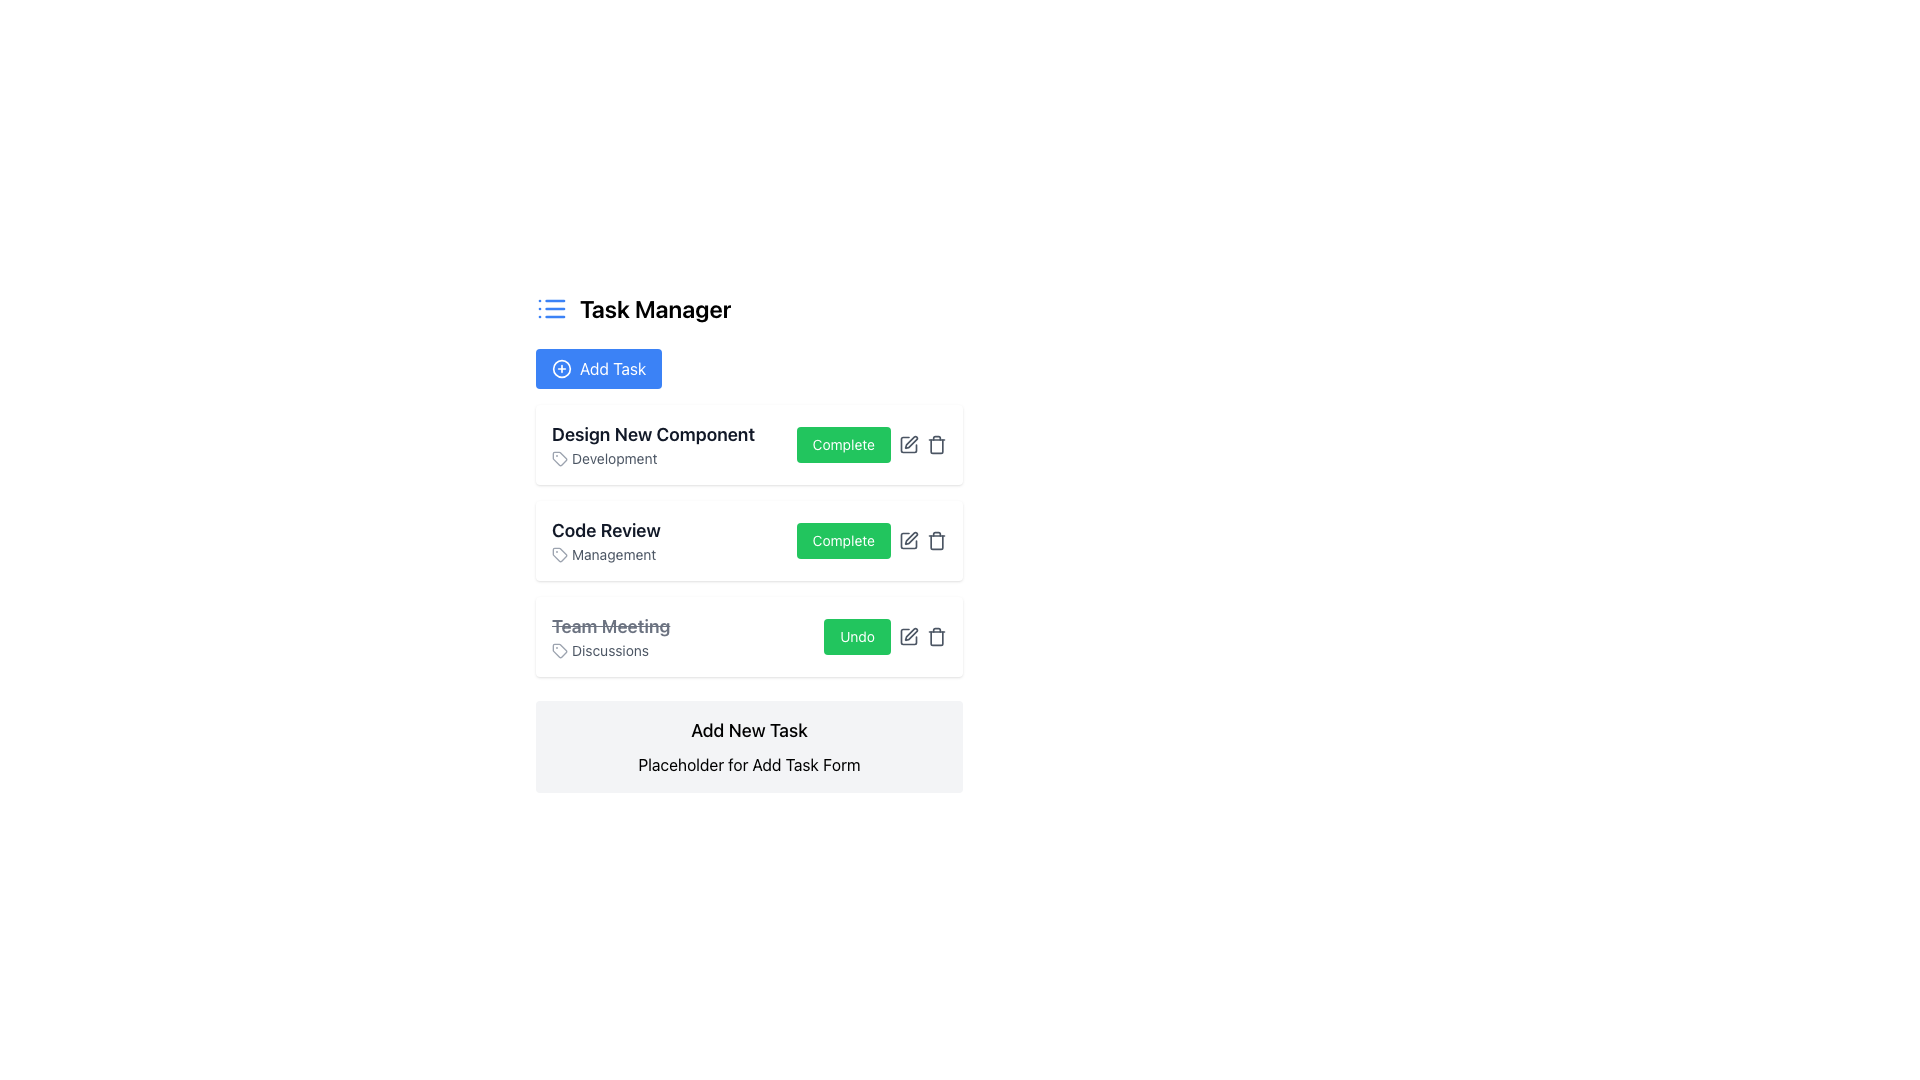 The height and width of the screenshot is (1080, 1920). I want to click on the delete icon resembling a trash bin located in the top-right corner of the 'Design New Component' task card, so click(935, 443).